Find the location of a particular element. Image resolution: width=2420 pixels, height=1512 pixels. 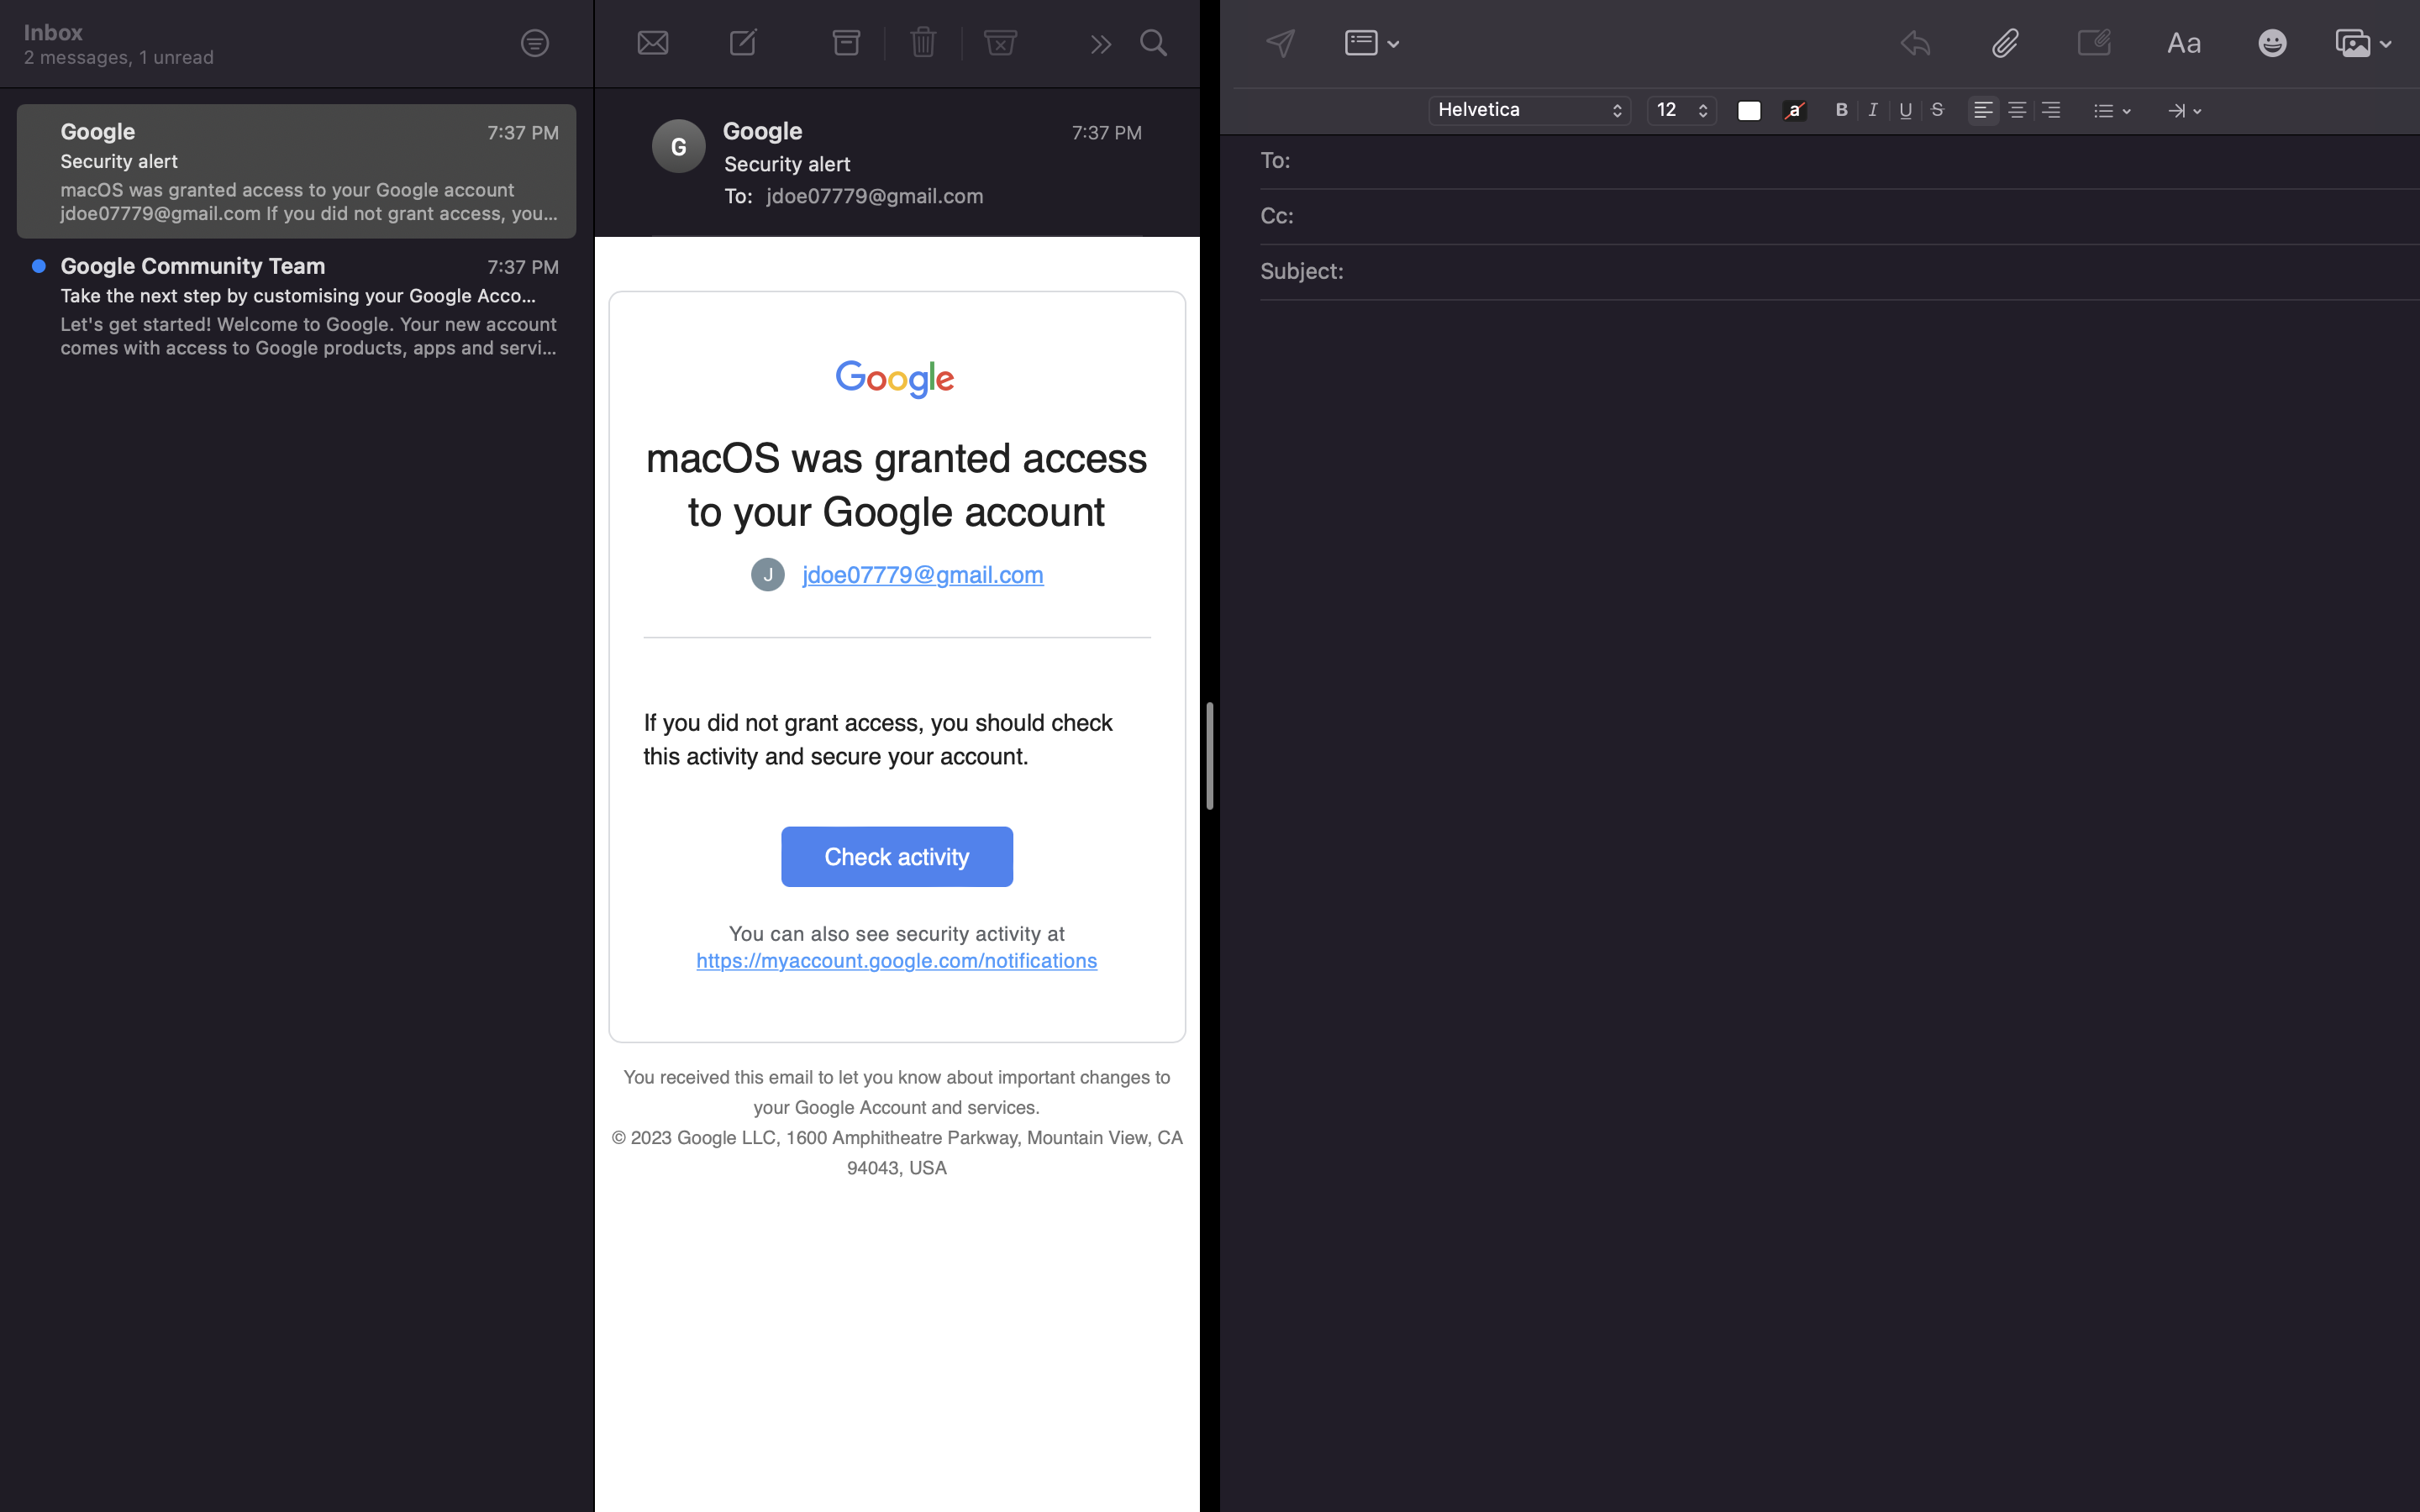

Switch the typeface to bold and alter the font dimension to 8 is located at coordinates (1842, 108).